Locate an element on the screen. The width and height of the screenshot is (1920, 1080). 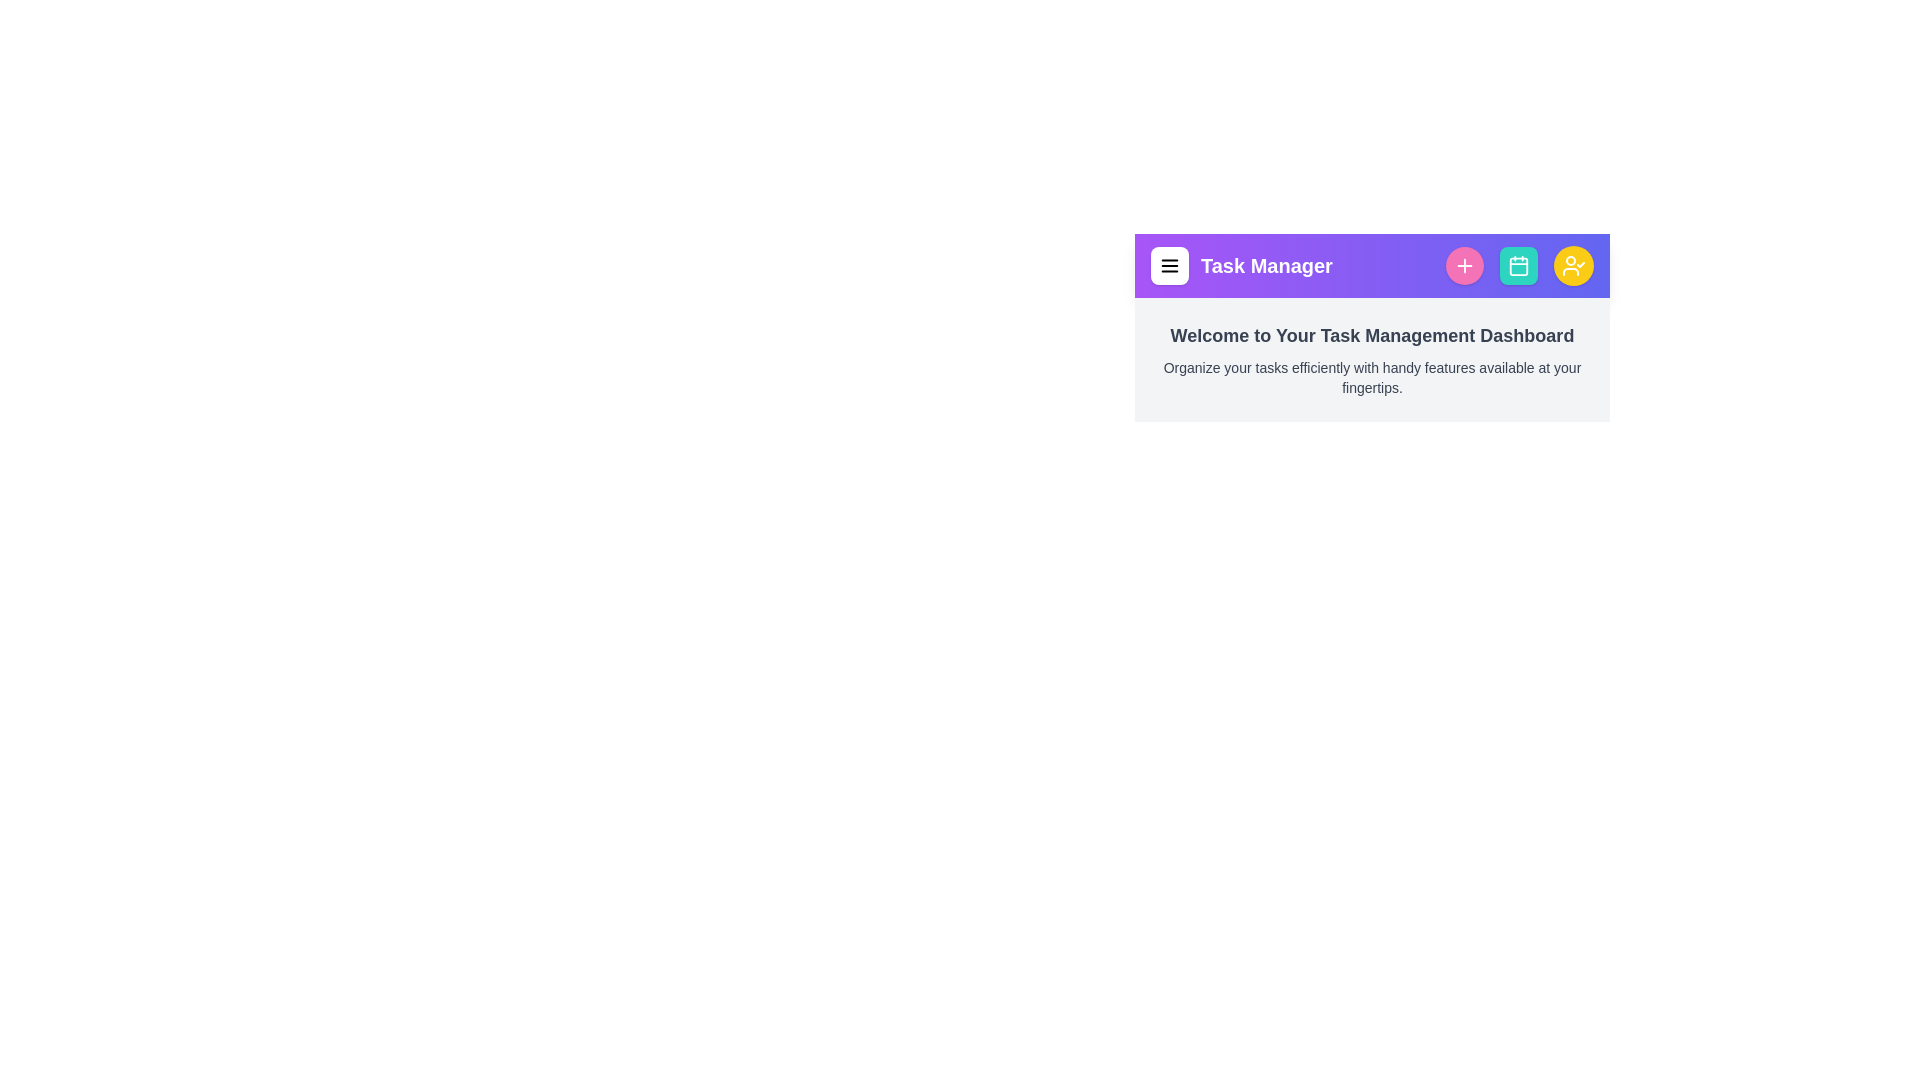
the calendar button to view the calendar is located at coordinates (1518, 265).